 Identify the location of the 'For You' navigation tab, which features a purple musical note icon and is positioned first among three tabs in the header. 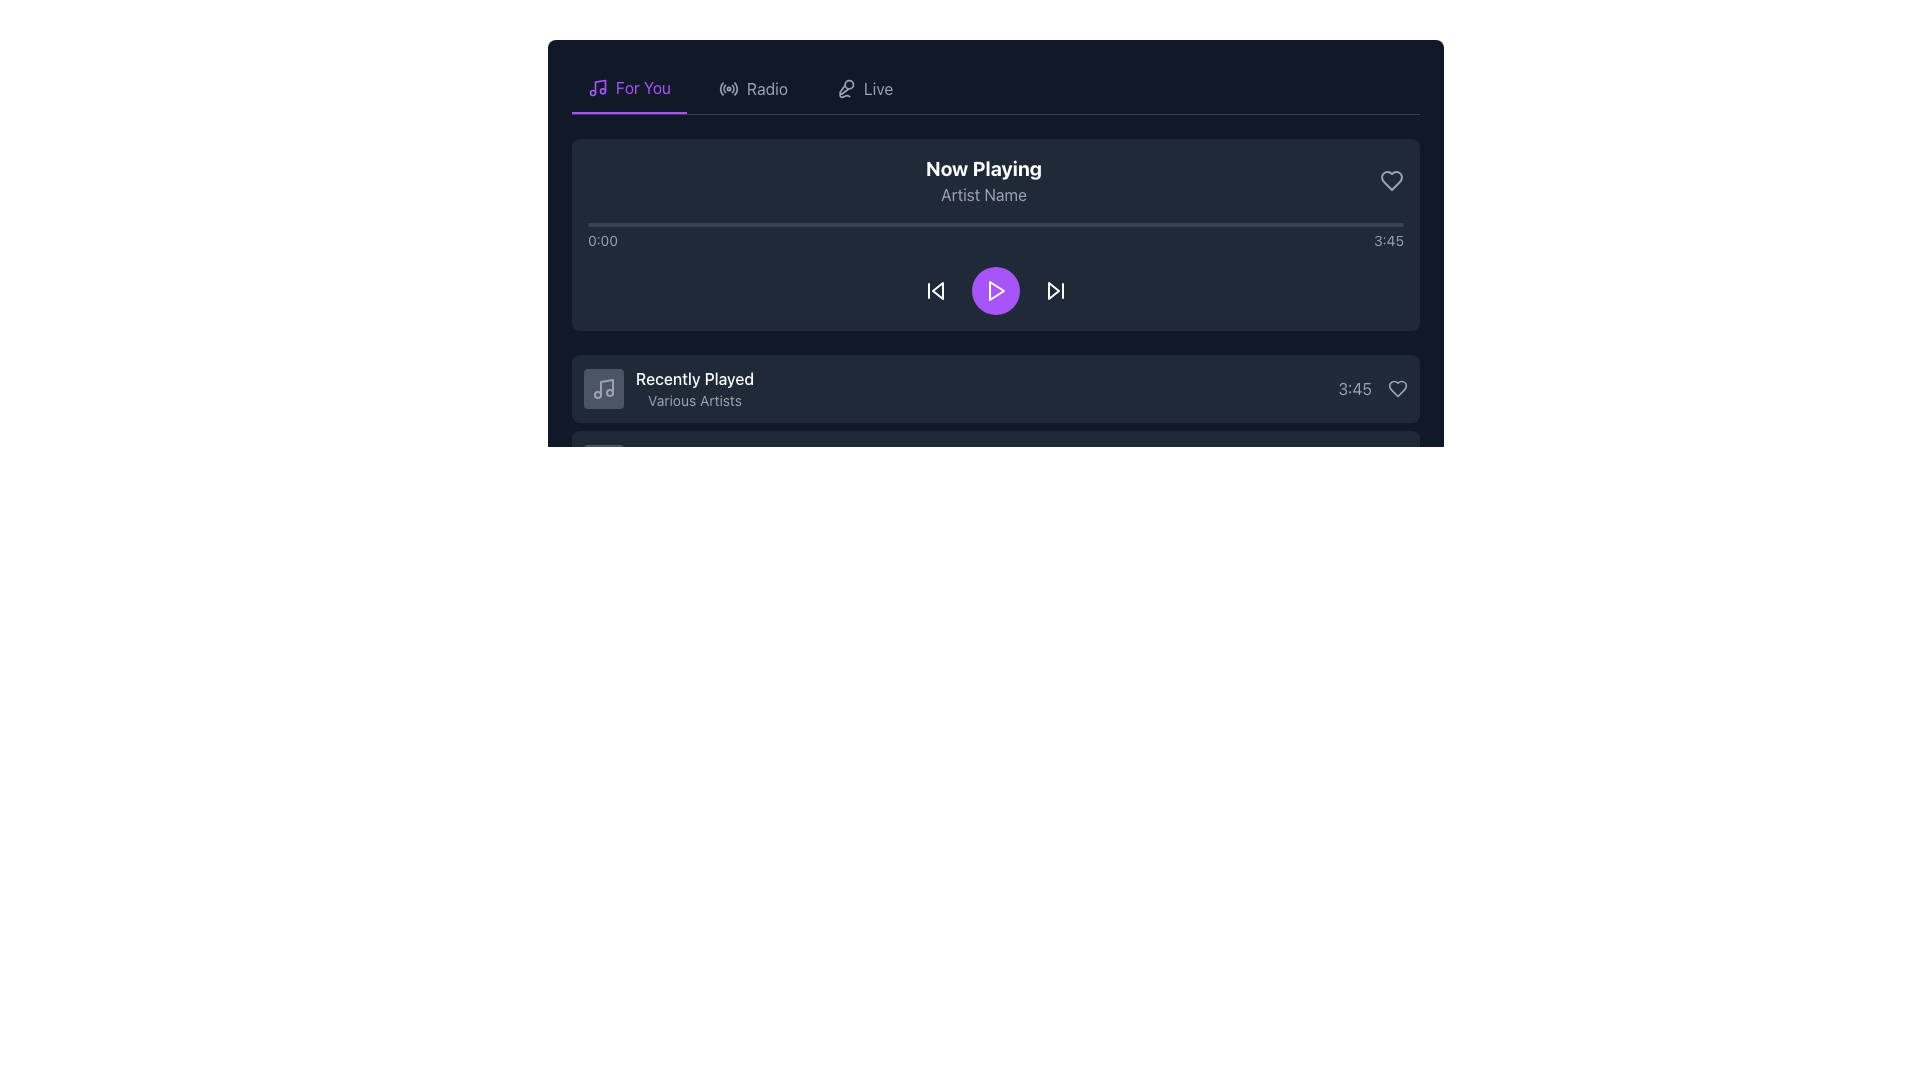
(628, 87).